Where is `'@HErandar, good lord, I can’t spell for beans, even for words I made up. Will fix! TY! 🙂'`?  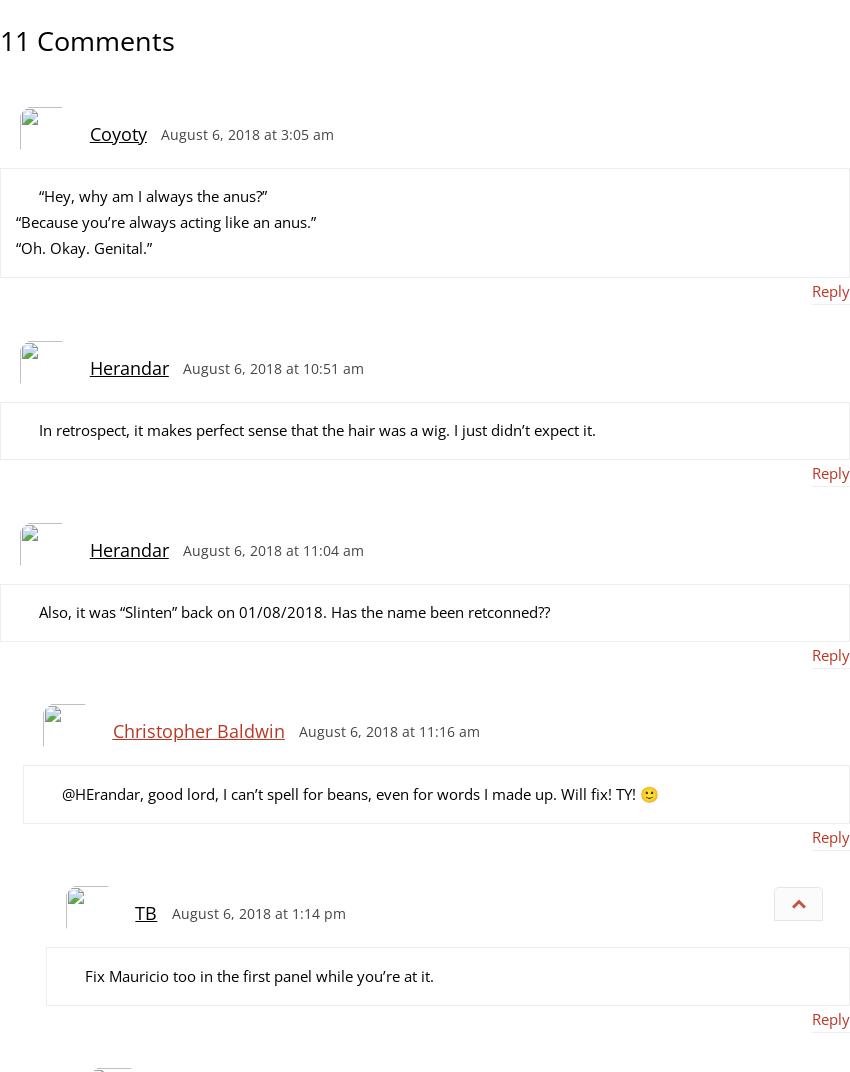 '@HErandar, good lord, I can’t spell for beans, even for words I made up. Will fix! TY! 🙂' is located at coordinates (358, 792).